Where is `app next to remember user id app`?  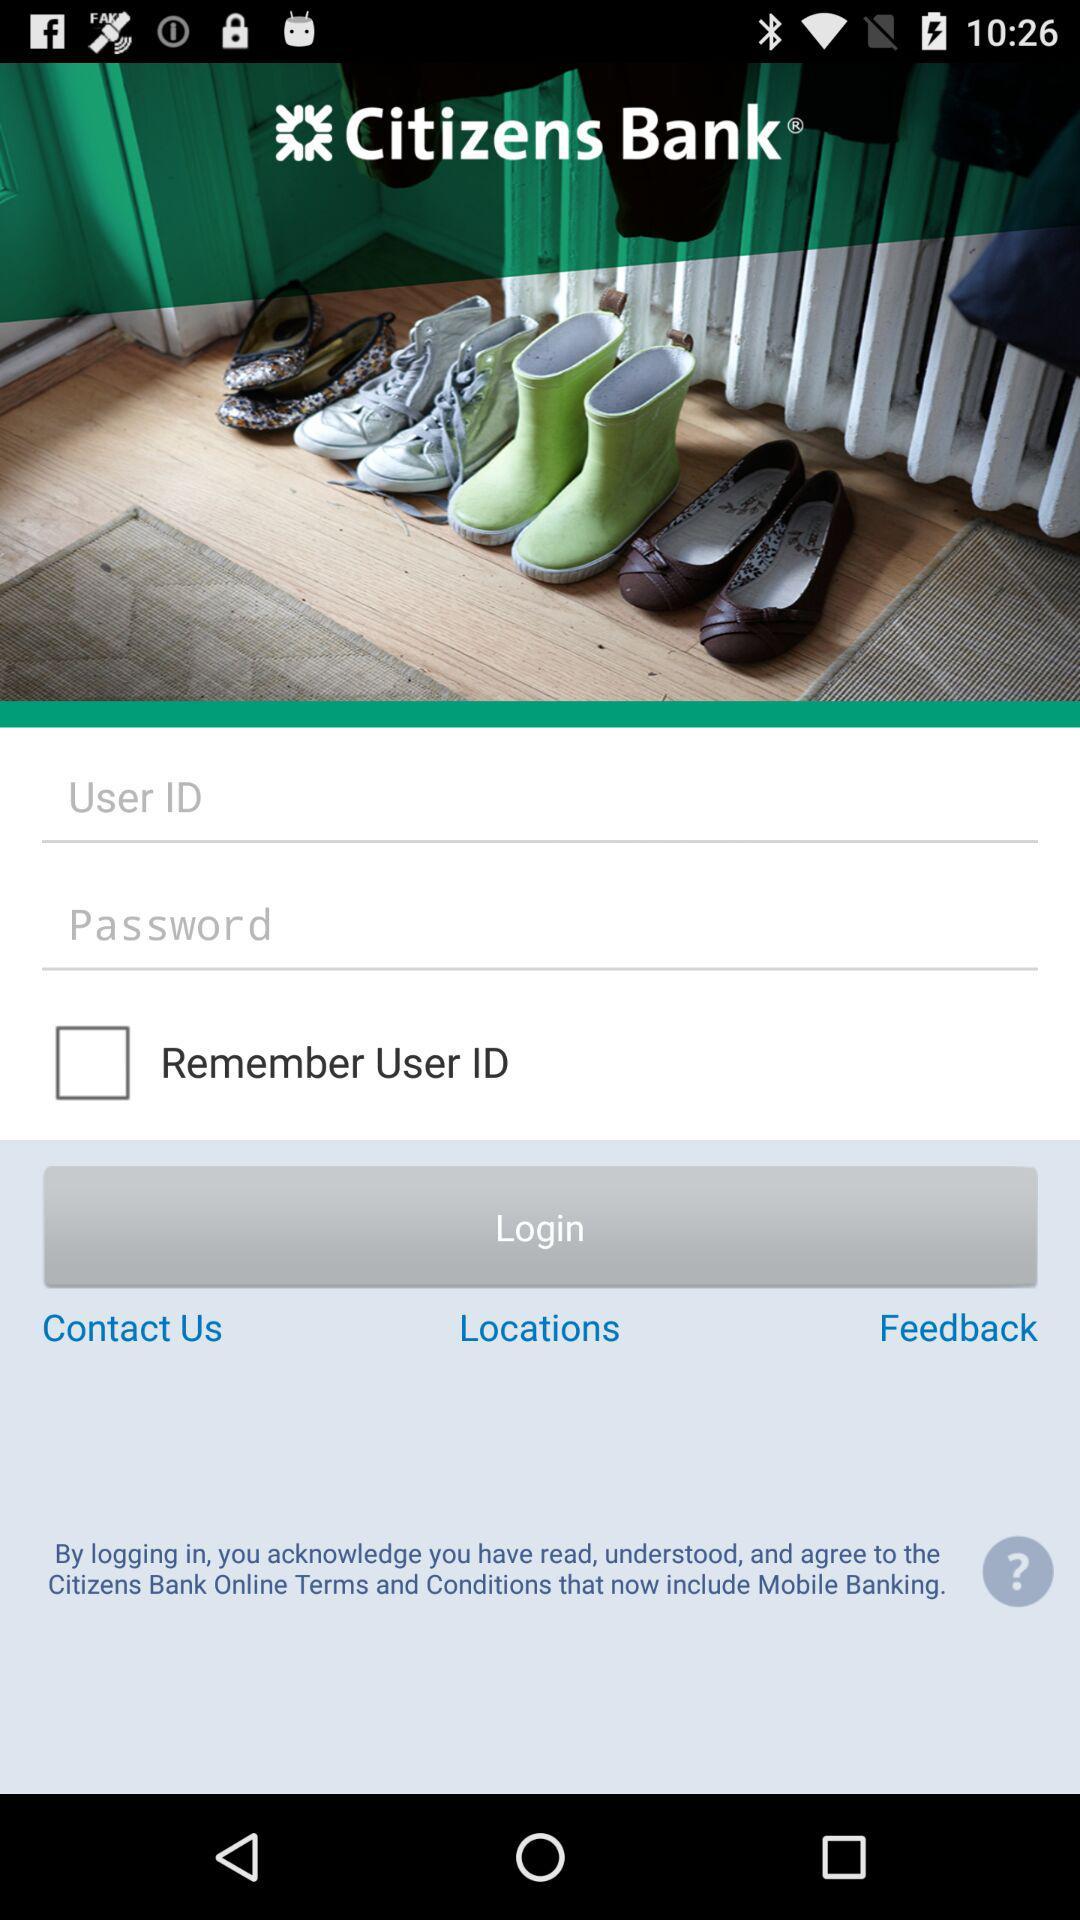
app next to remember user id app is located at coordinates (94, 1060).